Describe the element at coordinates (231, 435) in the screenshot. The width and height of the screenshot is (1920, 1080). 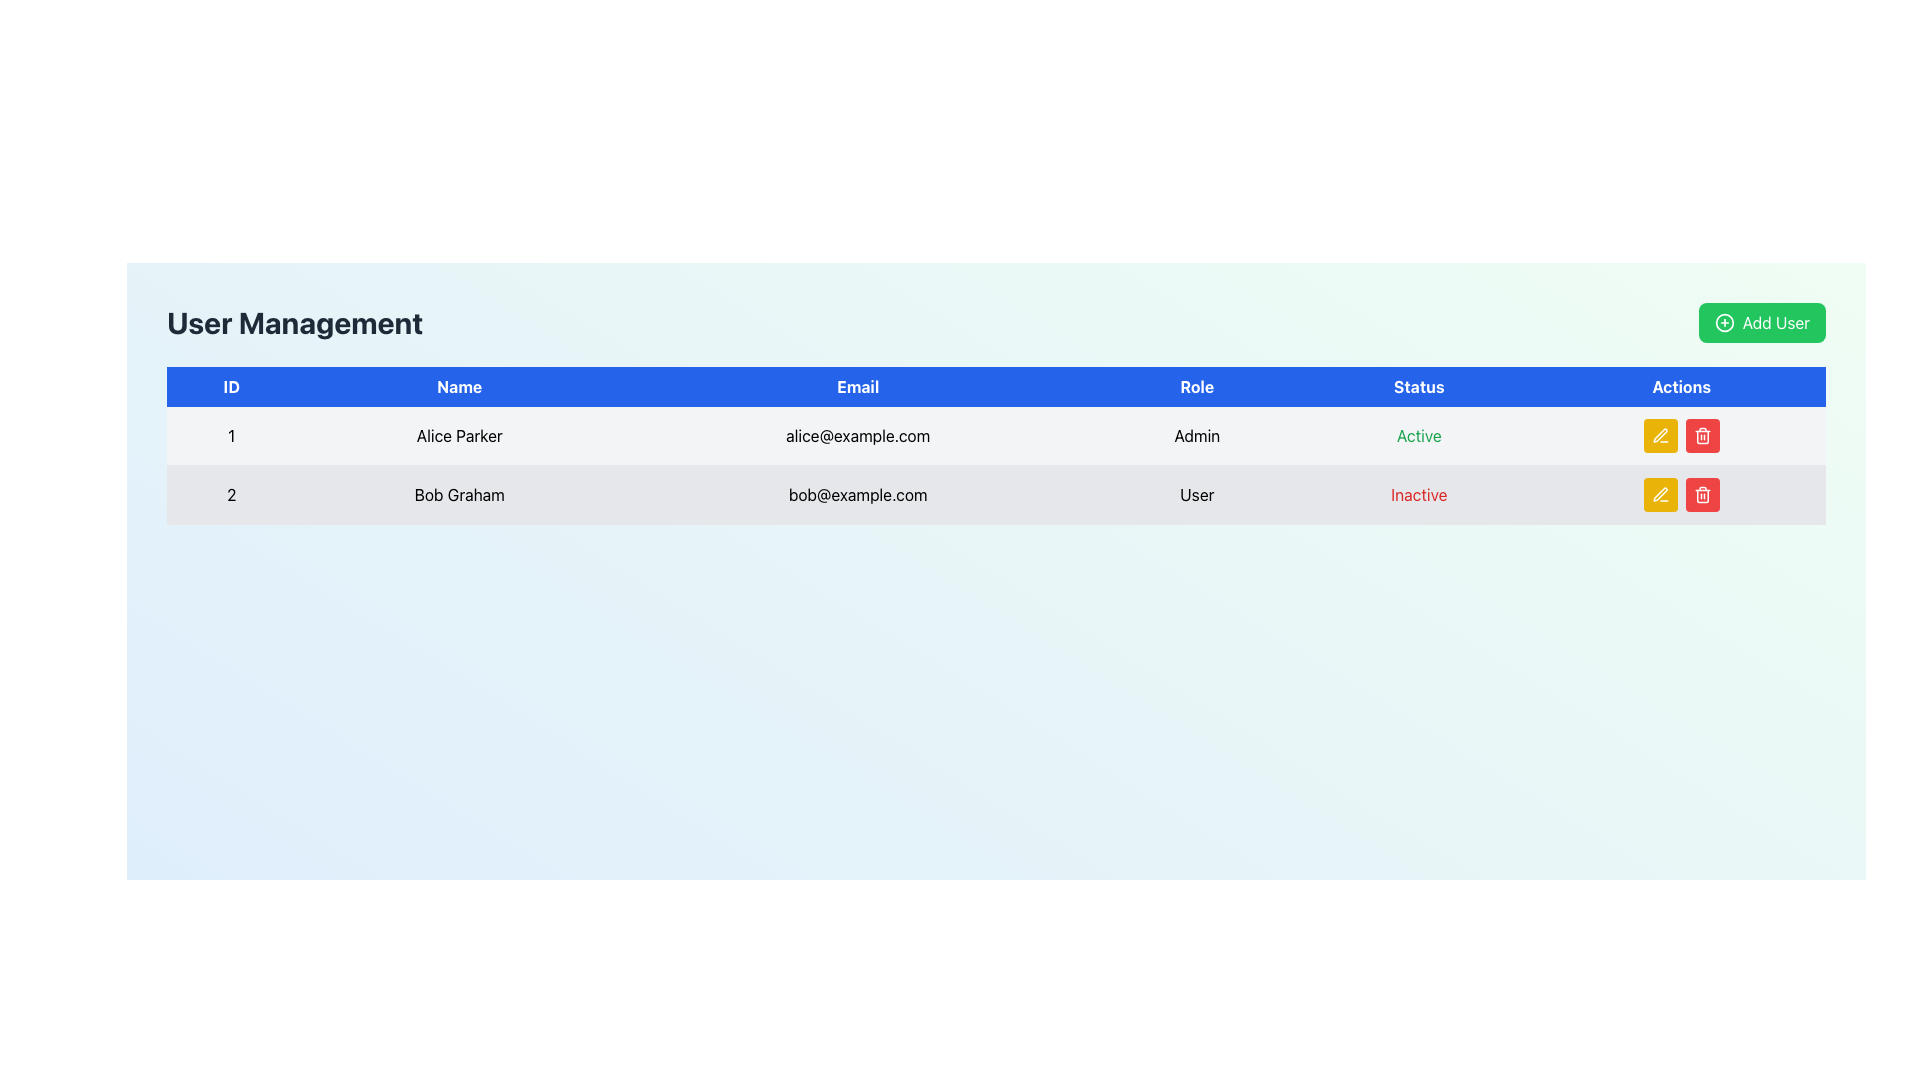
I see `the static text displaying the number '1' in the 'ID' column of the table row for 'Alice Parker'` at that location.